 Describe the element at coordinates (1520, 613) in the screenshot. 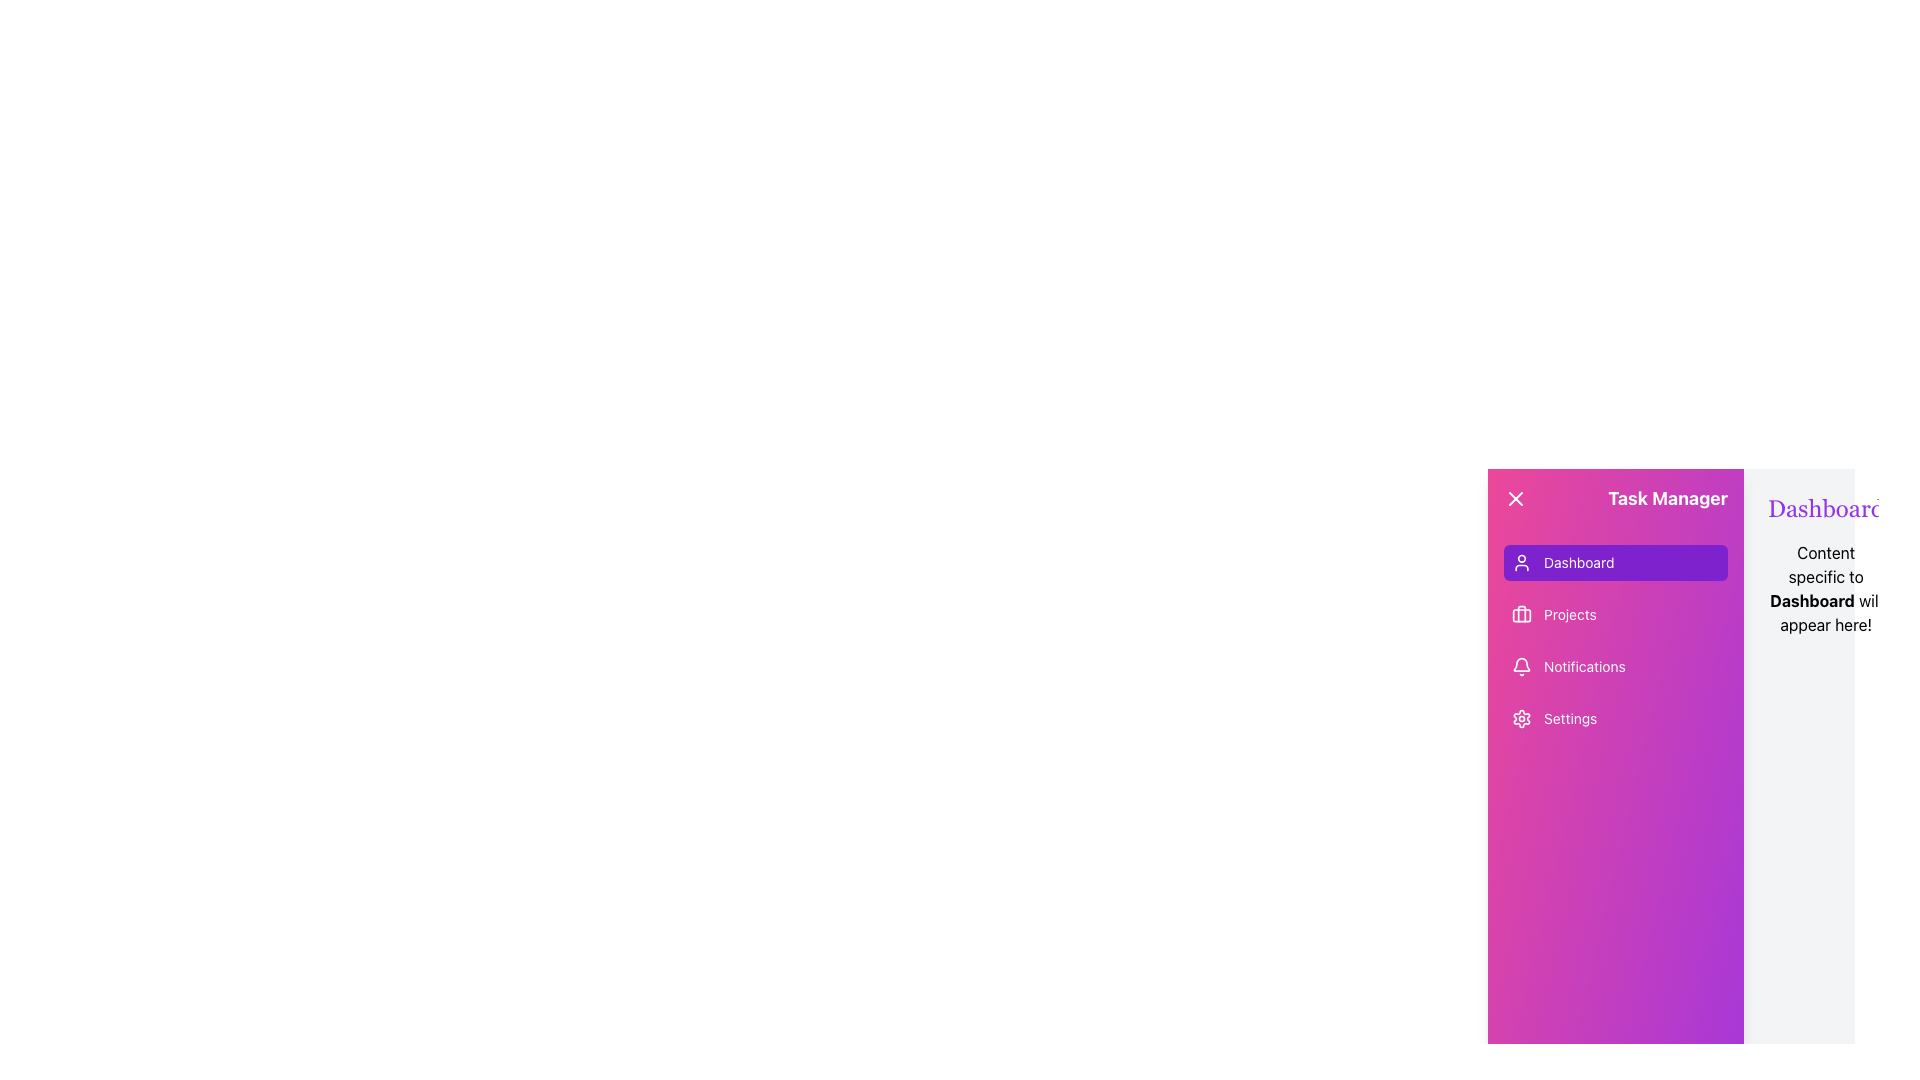

I see `the 'Projects' icon located in the left navigation bar, which is positioned below the 'Dashboard' item and above the 'Notifications' item for interaction` at that location.